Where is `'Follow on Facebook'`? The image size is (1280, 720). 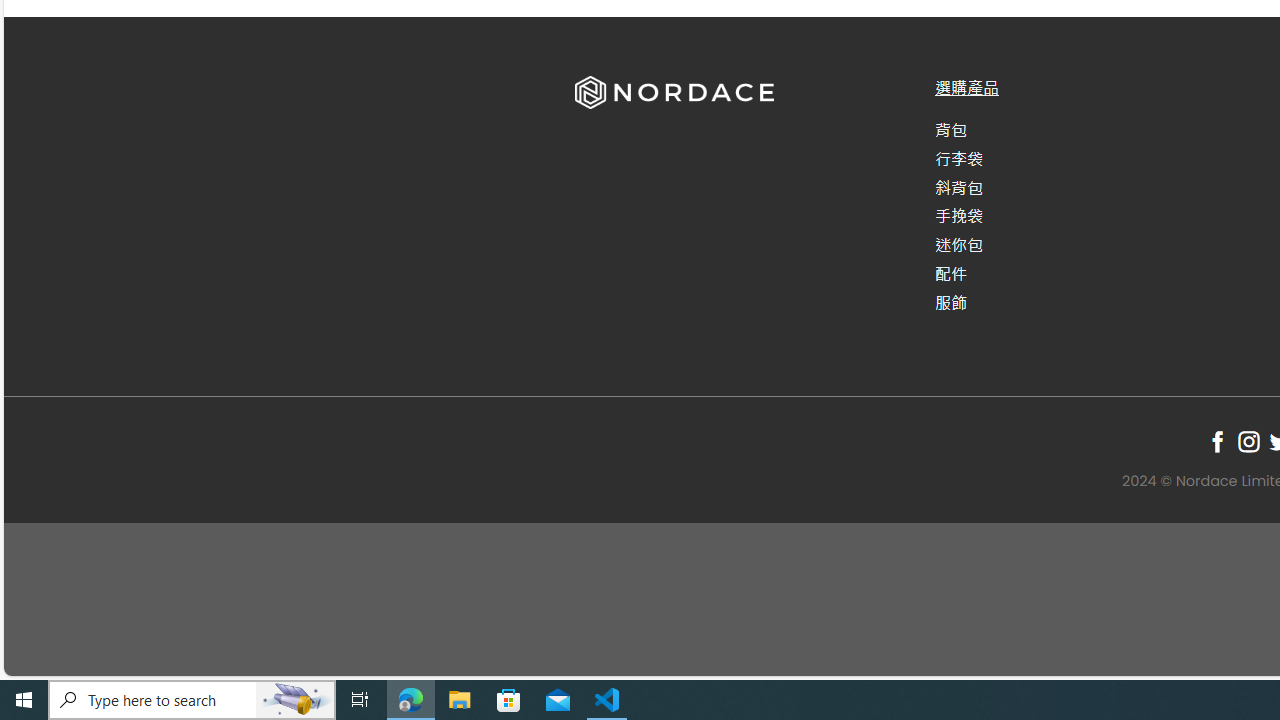
'Follow on Facebook' is located at coordinates (1216, 440).